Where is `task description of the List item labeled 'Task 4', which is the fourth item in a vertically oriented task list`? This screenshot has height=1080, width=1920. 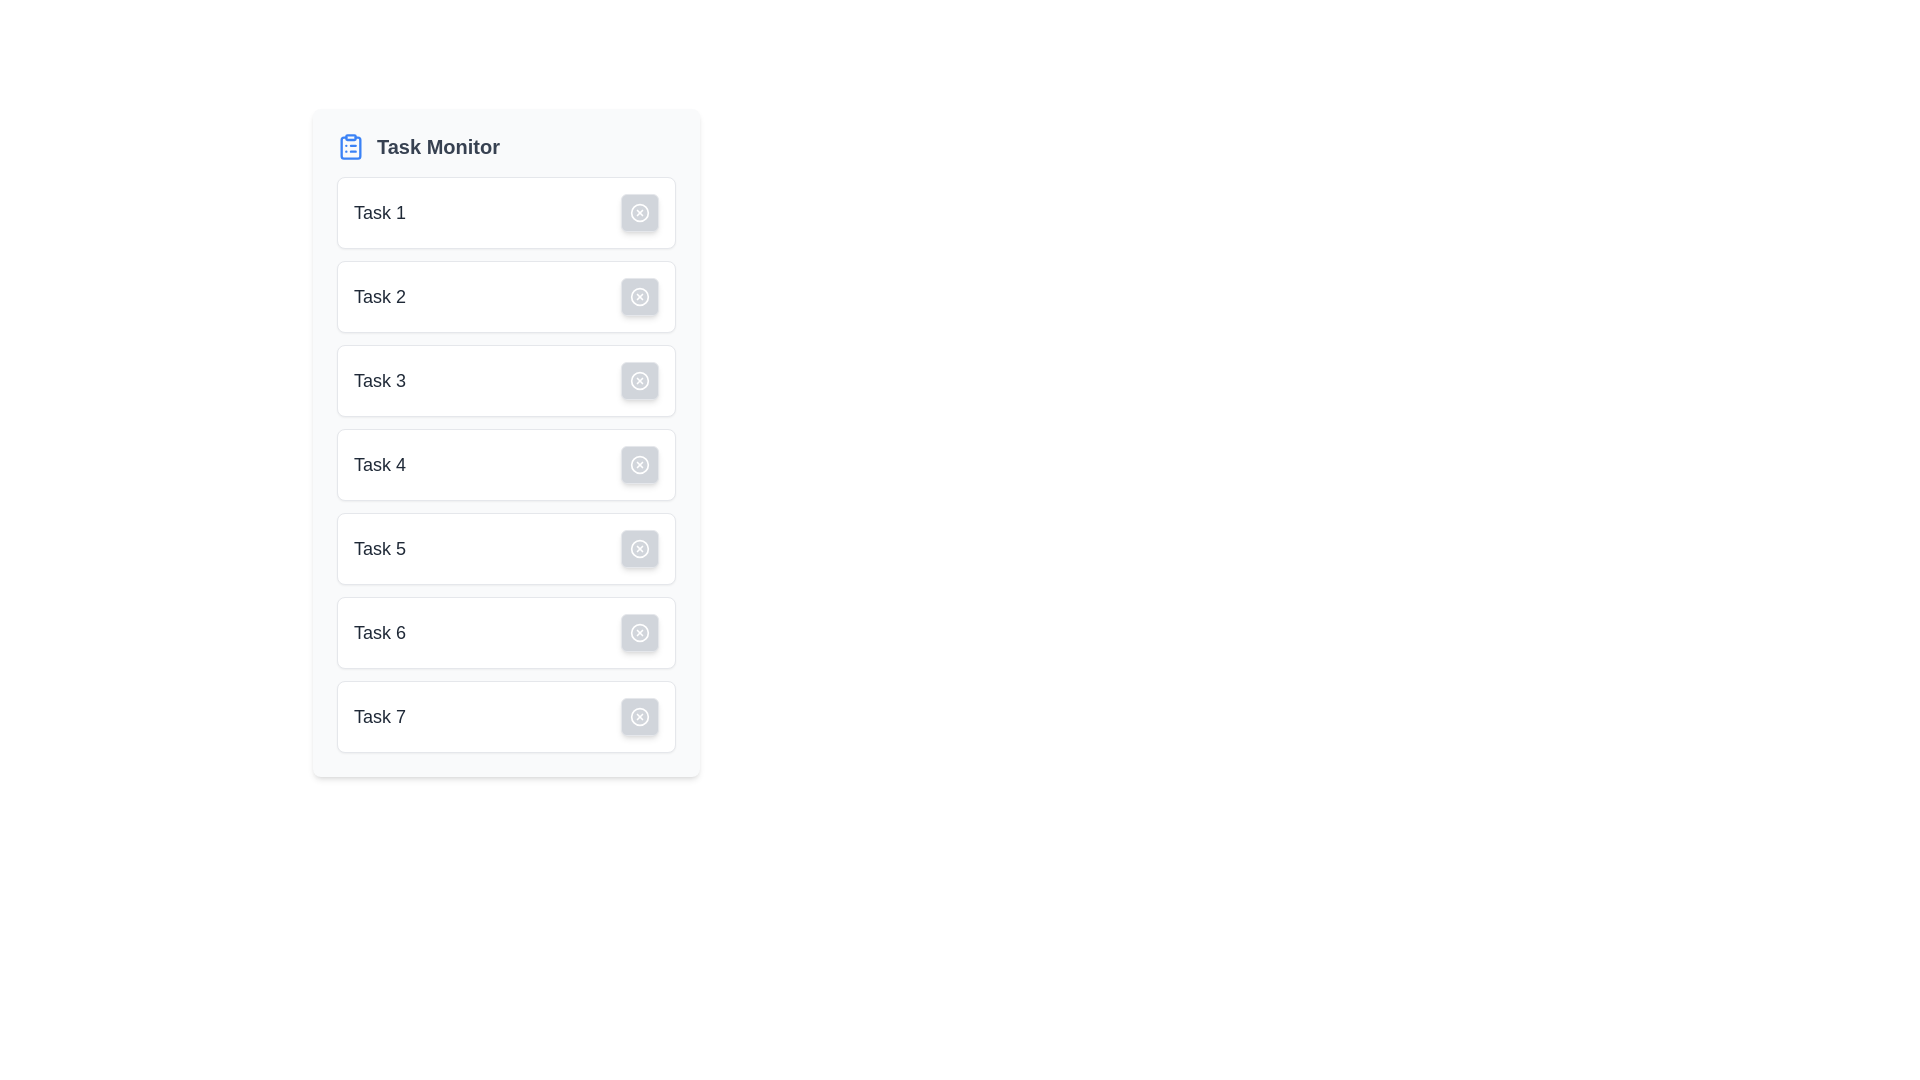
task description of the List item labeled 'Task 4', which is the fourth item in a vertically oriented task list is located at coordinates (506, 465).